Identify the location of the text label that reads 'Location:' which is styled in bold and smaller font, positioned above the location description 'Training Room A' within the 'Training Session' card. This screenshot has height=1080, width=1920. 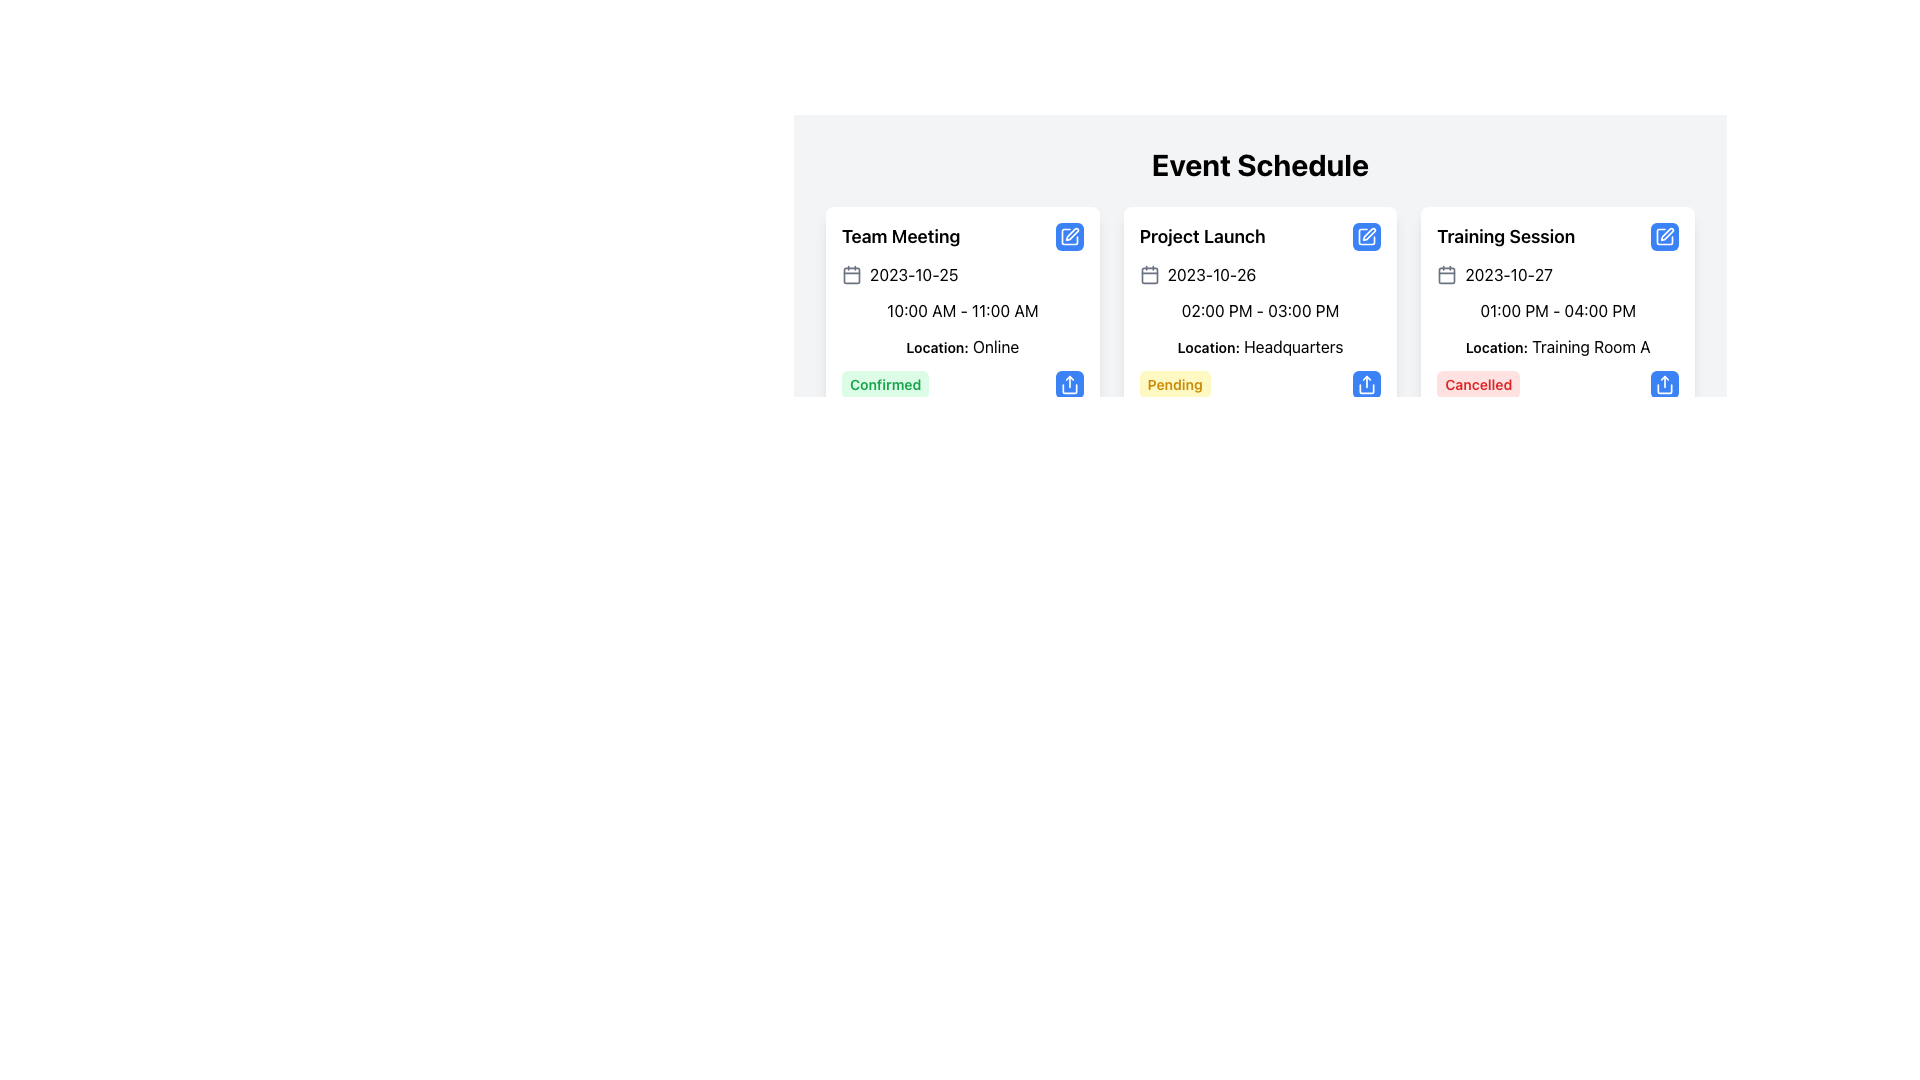
(1496, 346).